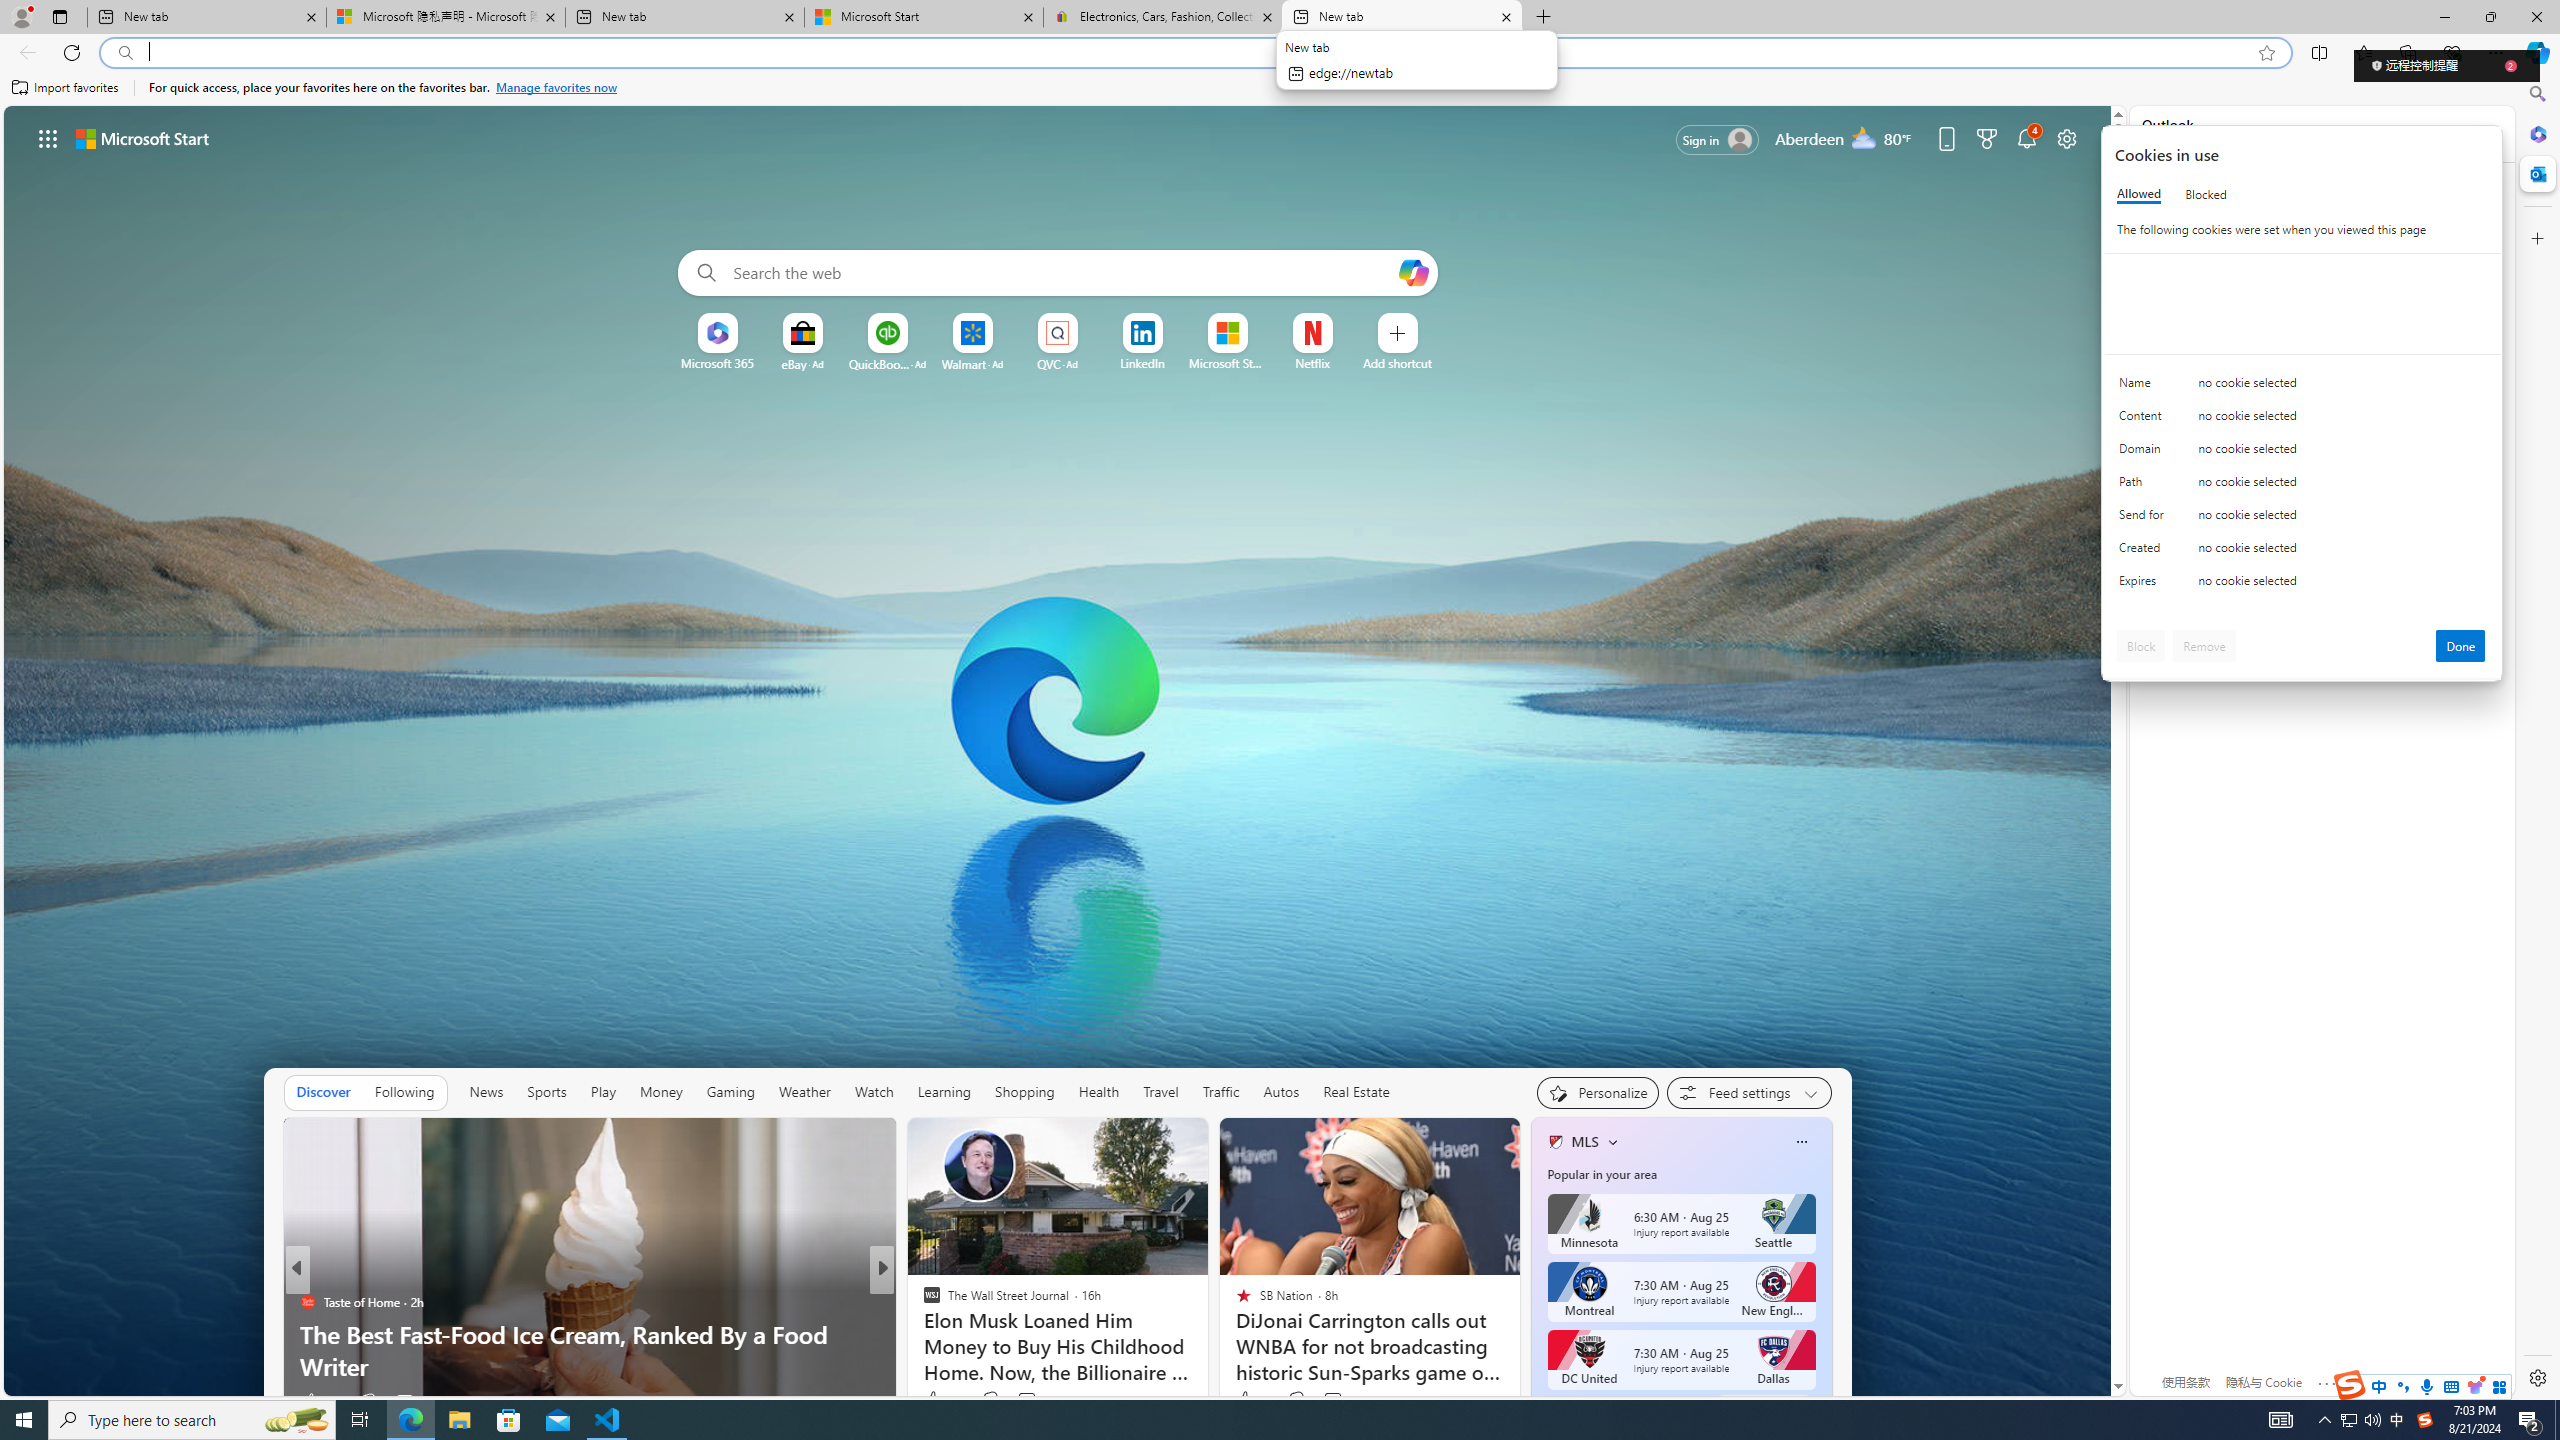 The width and height of the screenshot is (2560, 1440). I want to click on 'View comments 91 Comment', so click(1028, 1401).